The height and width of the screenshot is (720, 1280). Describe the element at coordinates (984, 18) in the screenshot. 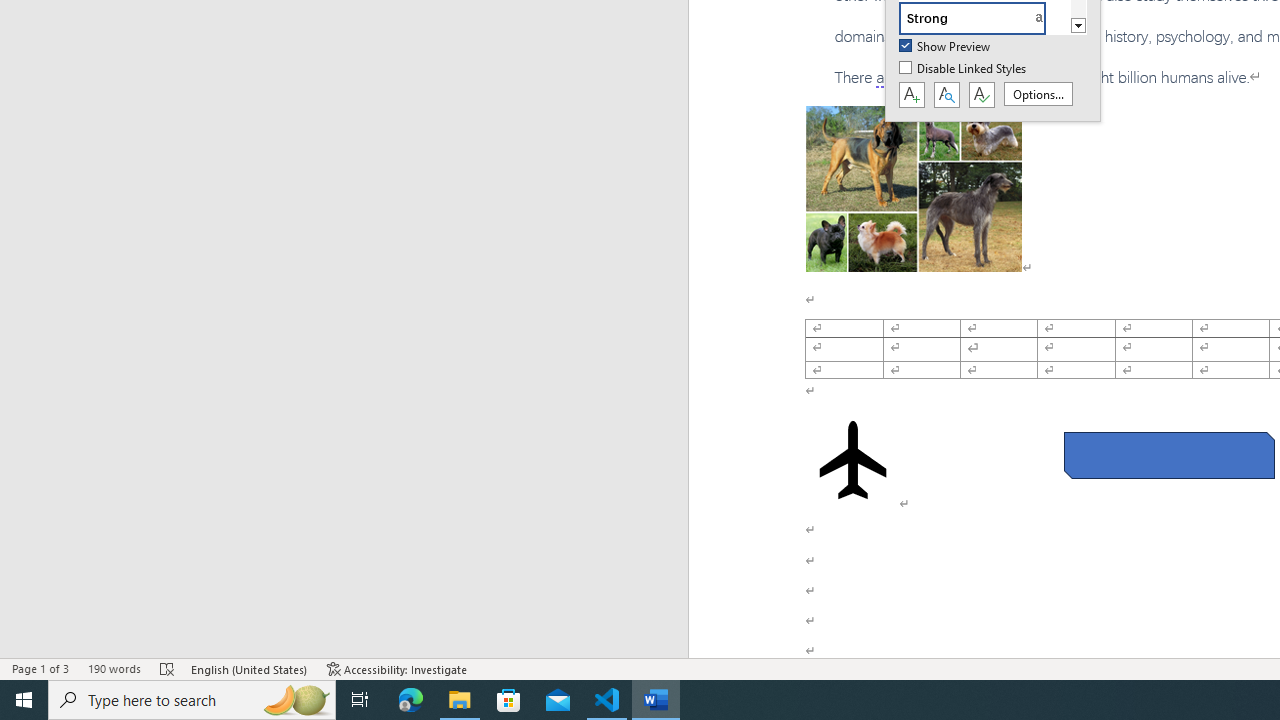

I see `'Strong'` at that location.